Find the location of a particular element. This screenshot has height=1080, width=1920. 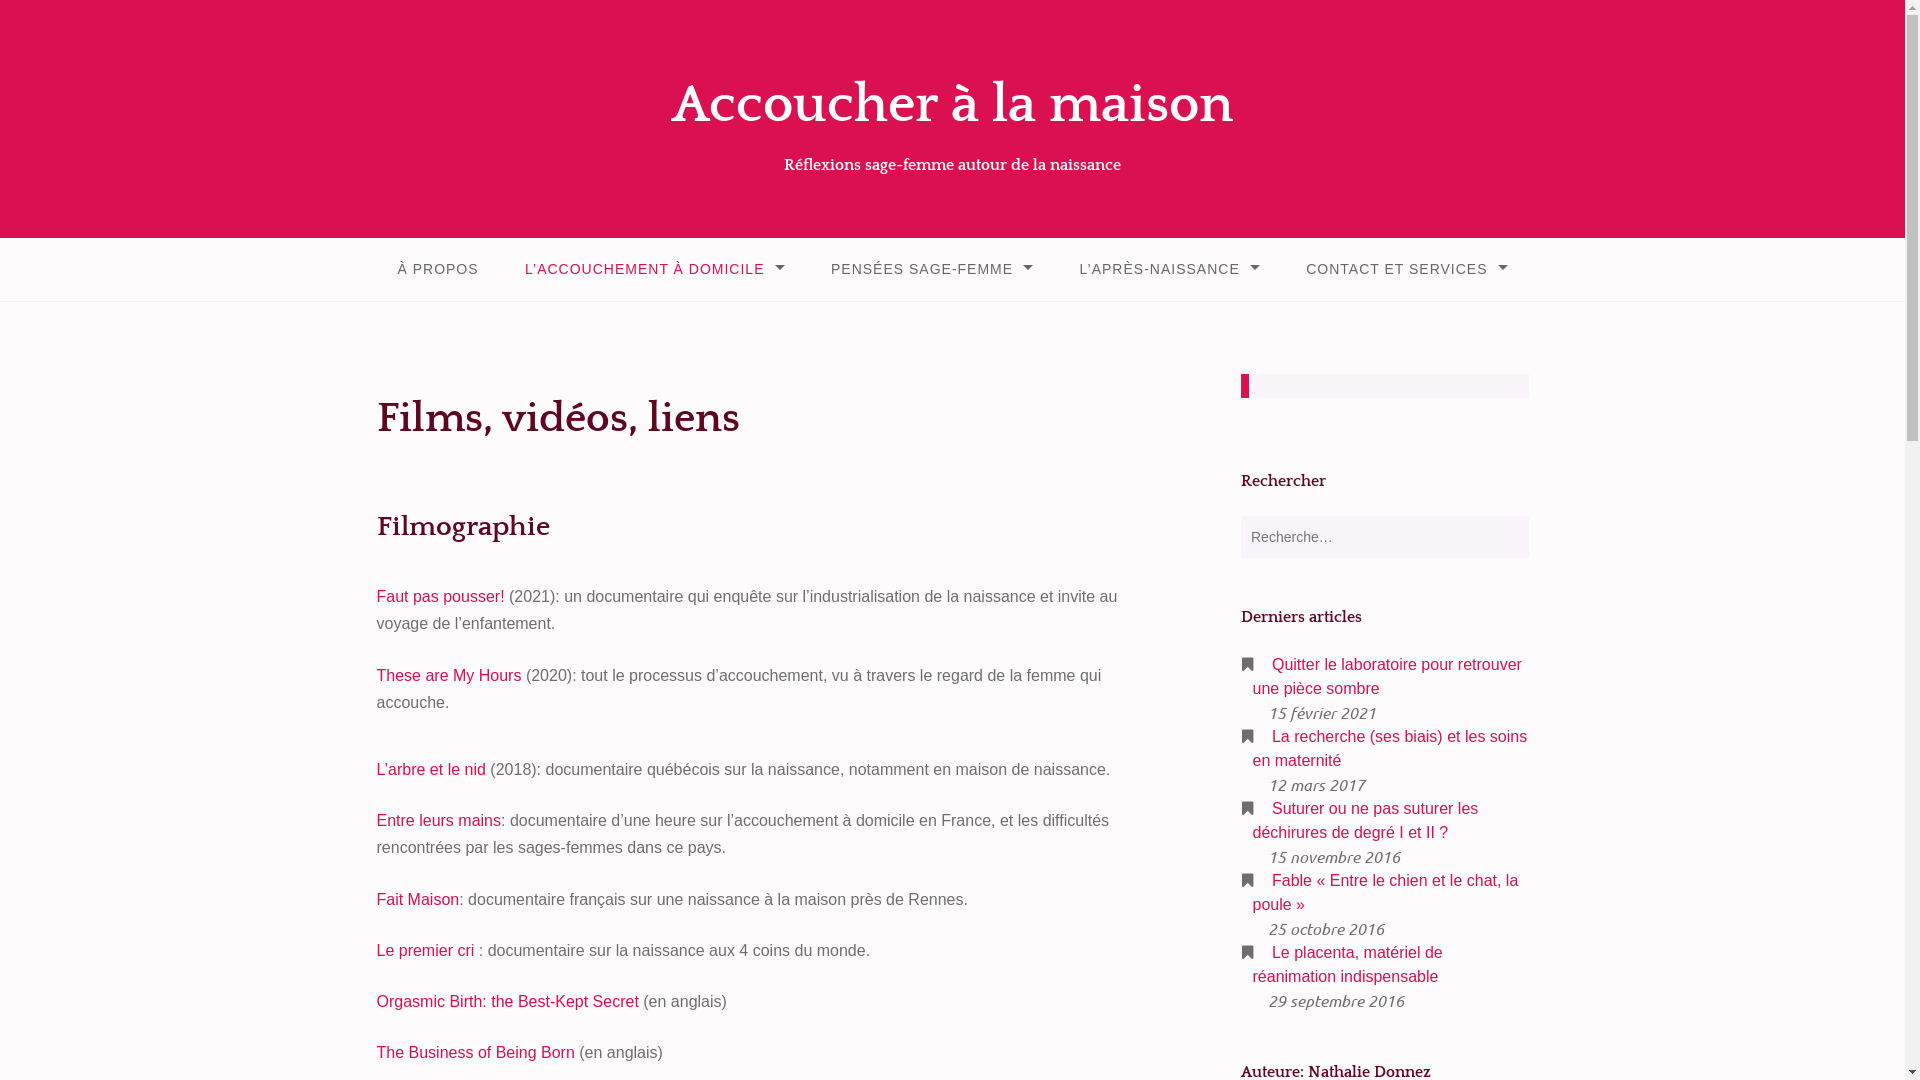

'The Business of Being Born' is located at coordinates (474, 1051).